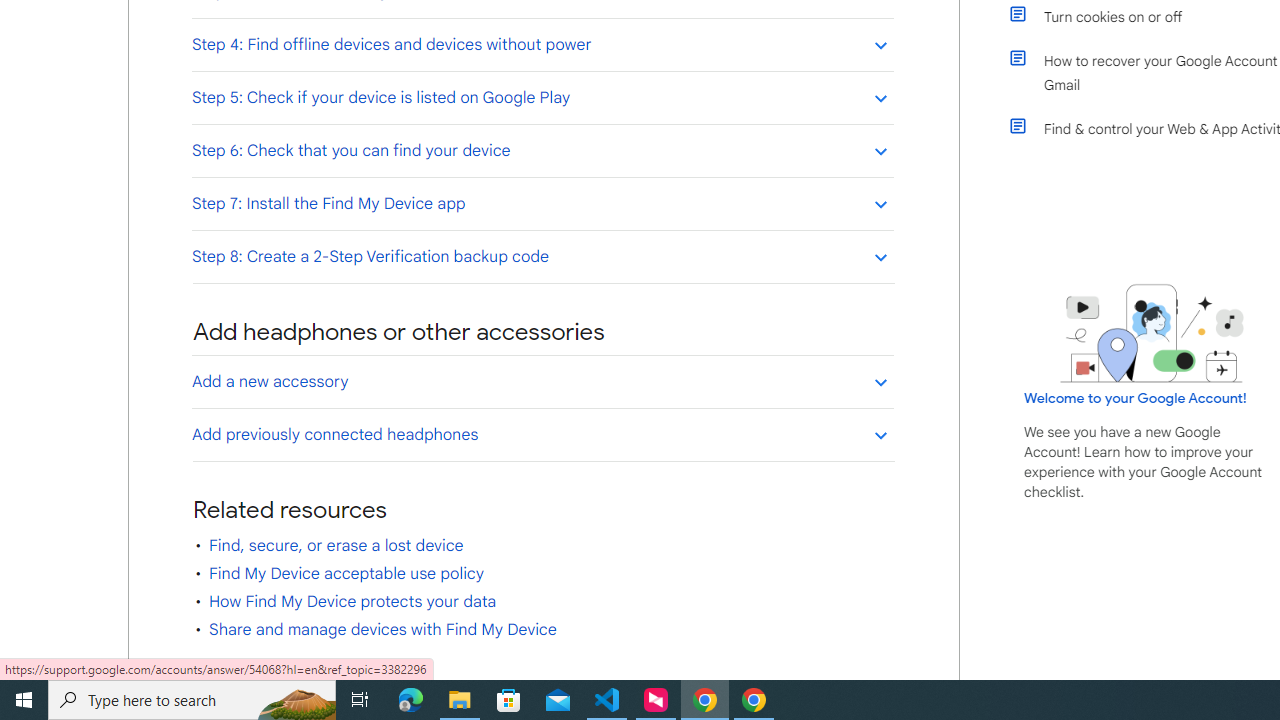  I want to click on 'Add a new accessory', so click(542, 381).